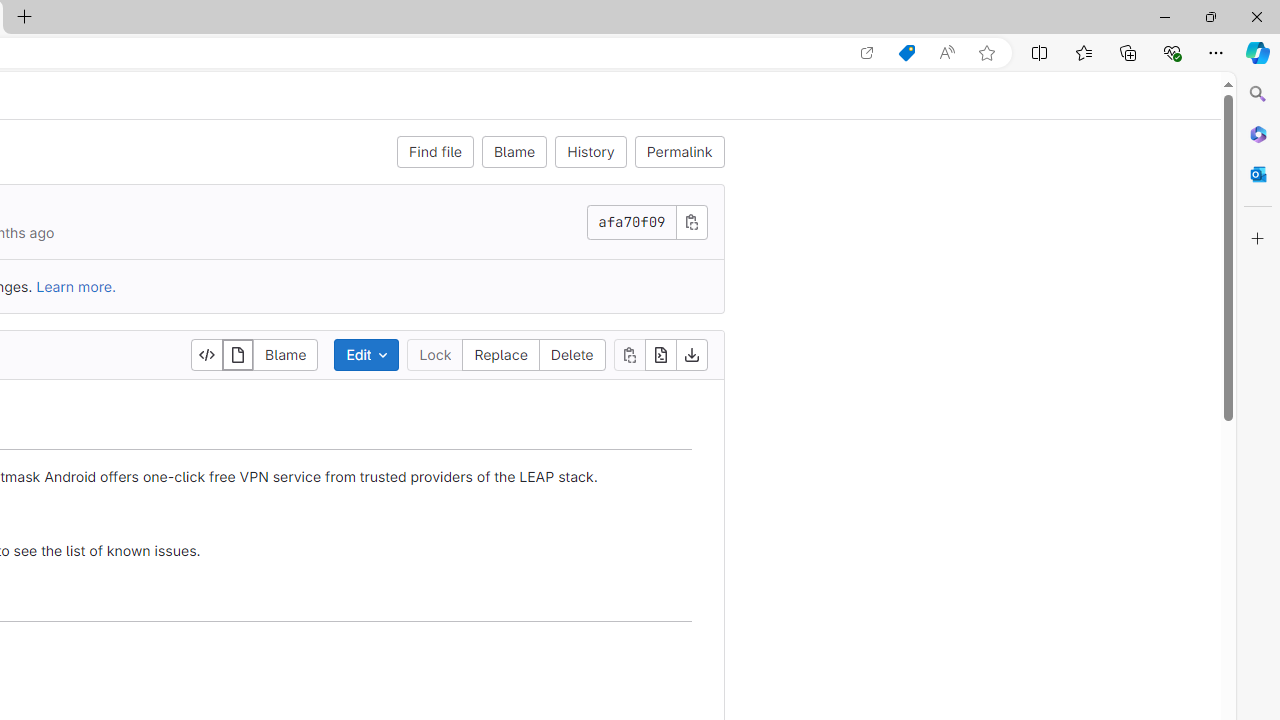 The width and height of the screenshot is (1280, 720). What do you see at coordinates (867, 52) in the screenshot?
I see `'Open in app'` at bounding box center [867, 52].